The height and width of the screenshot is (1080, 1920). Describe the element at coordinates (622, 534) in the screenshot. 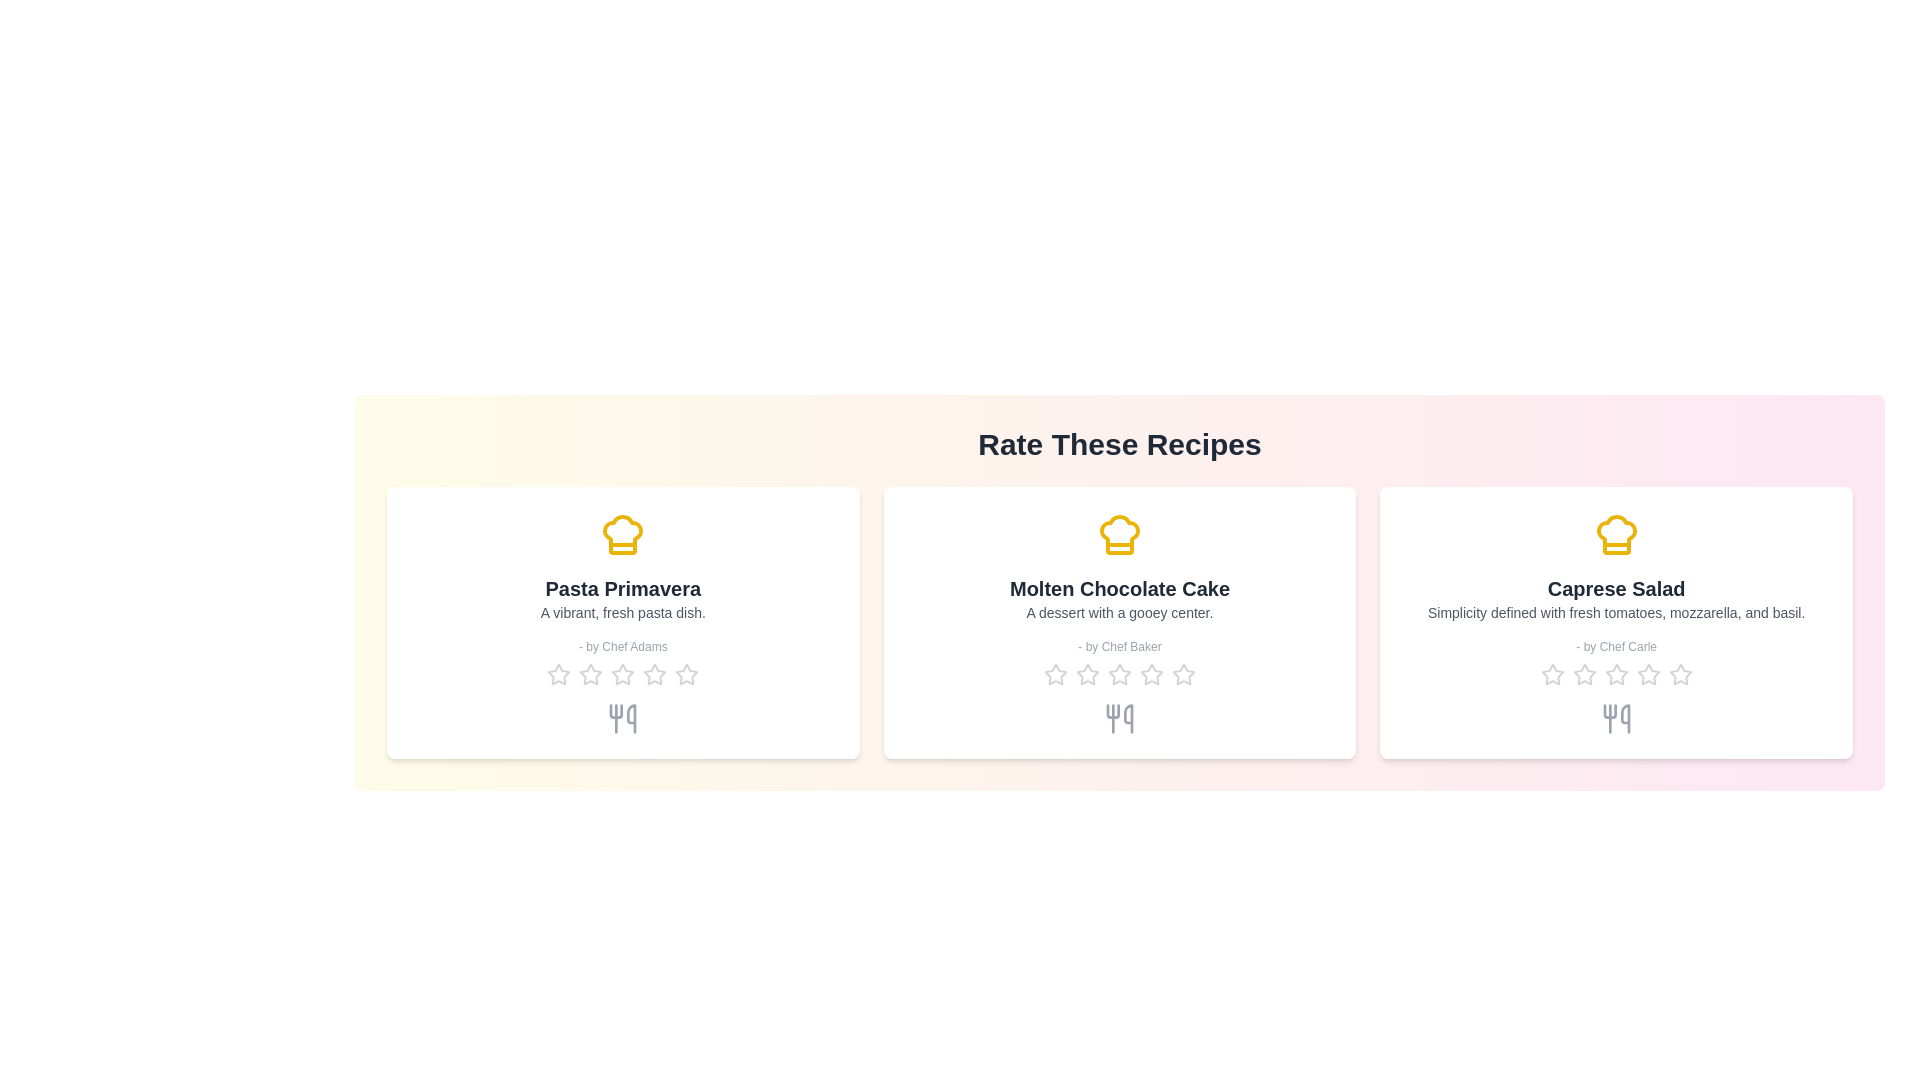

I see `the chef hat icon for the Pasta Primavera recipe` at that location.